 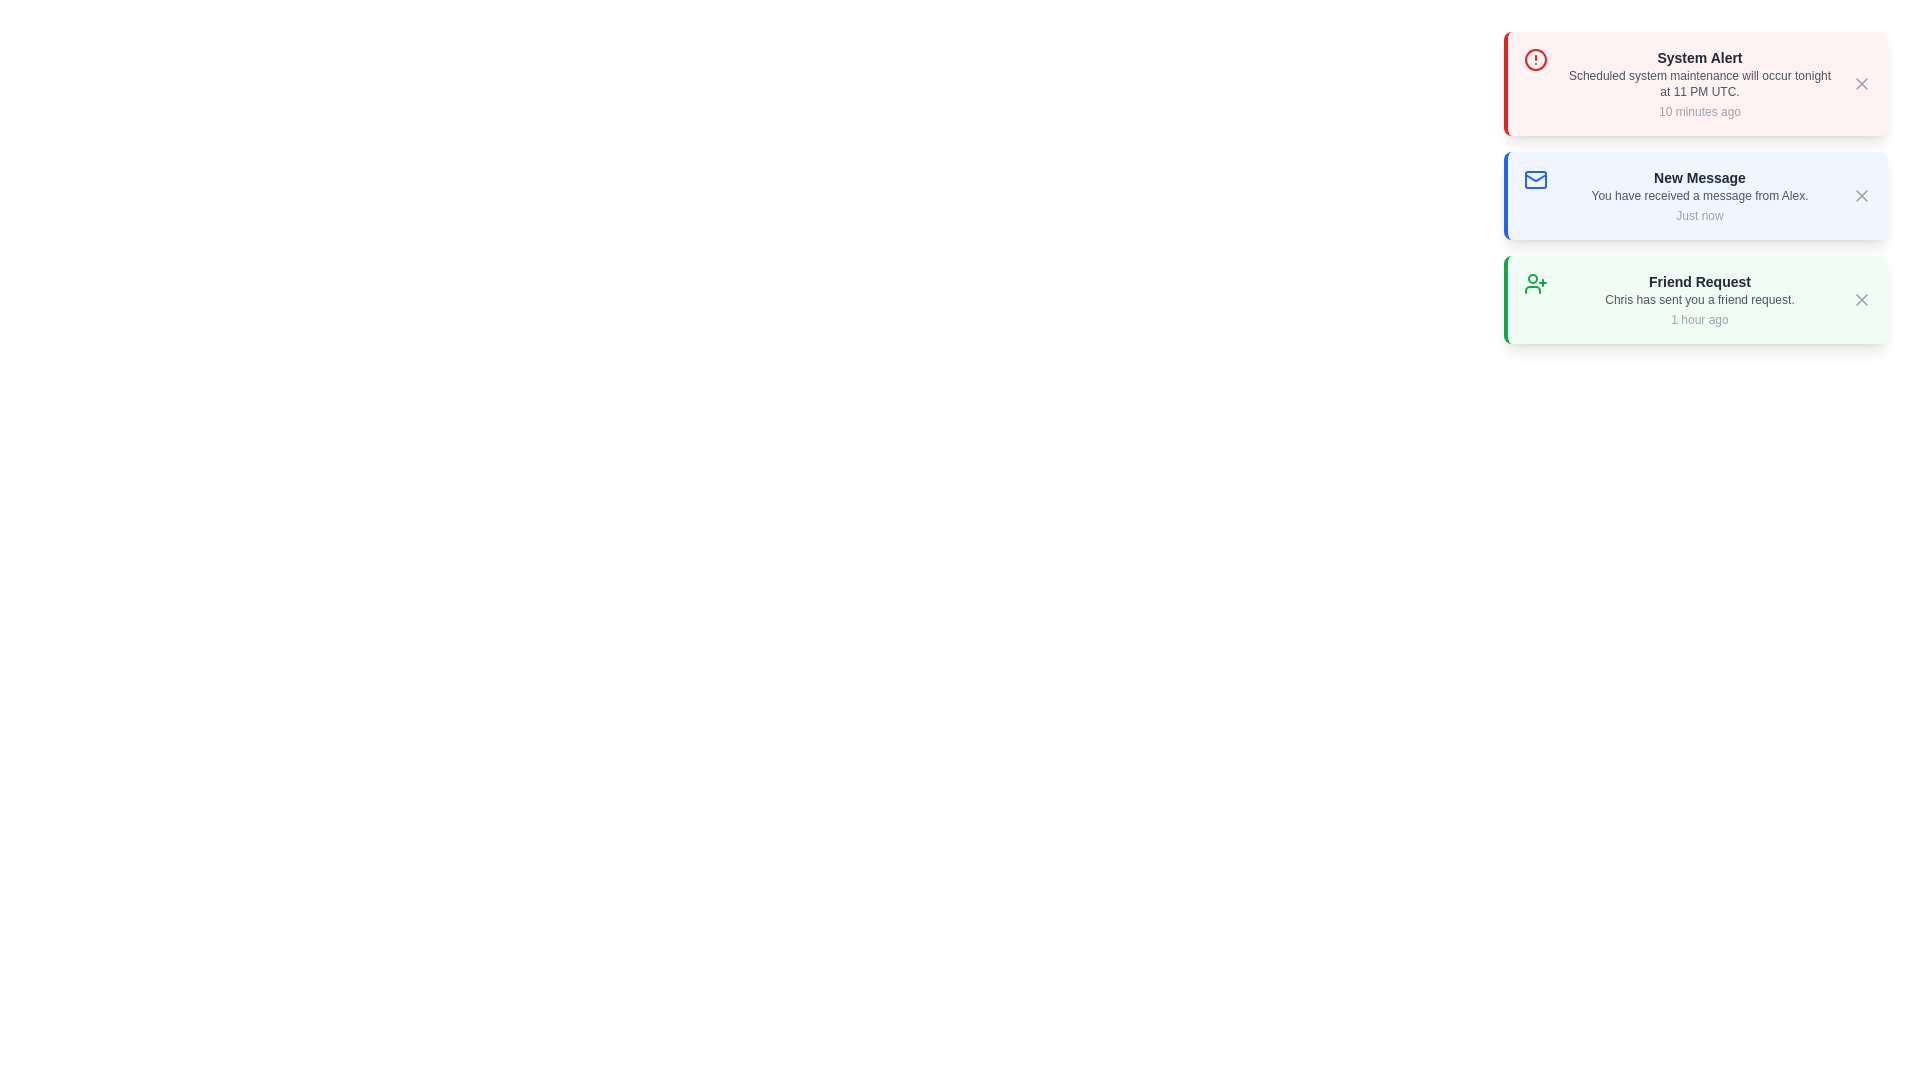 I want to click on the close button represented by an 'X' icon located in the upper-right corner of the green notification card about the friend request from Chris, so click(x=1861, y=300).